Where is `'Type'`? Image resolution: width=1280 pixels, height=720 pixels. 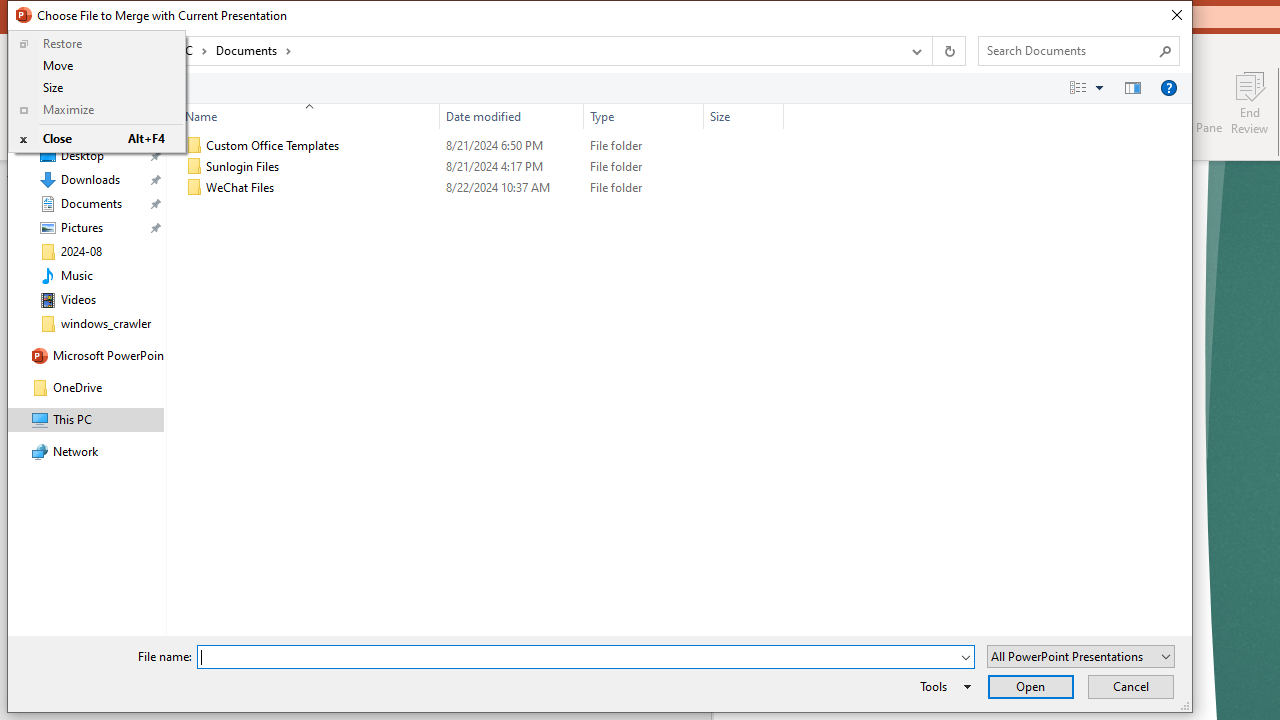 'Type' is located at coordinates (643, 116).